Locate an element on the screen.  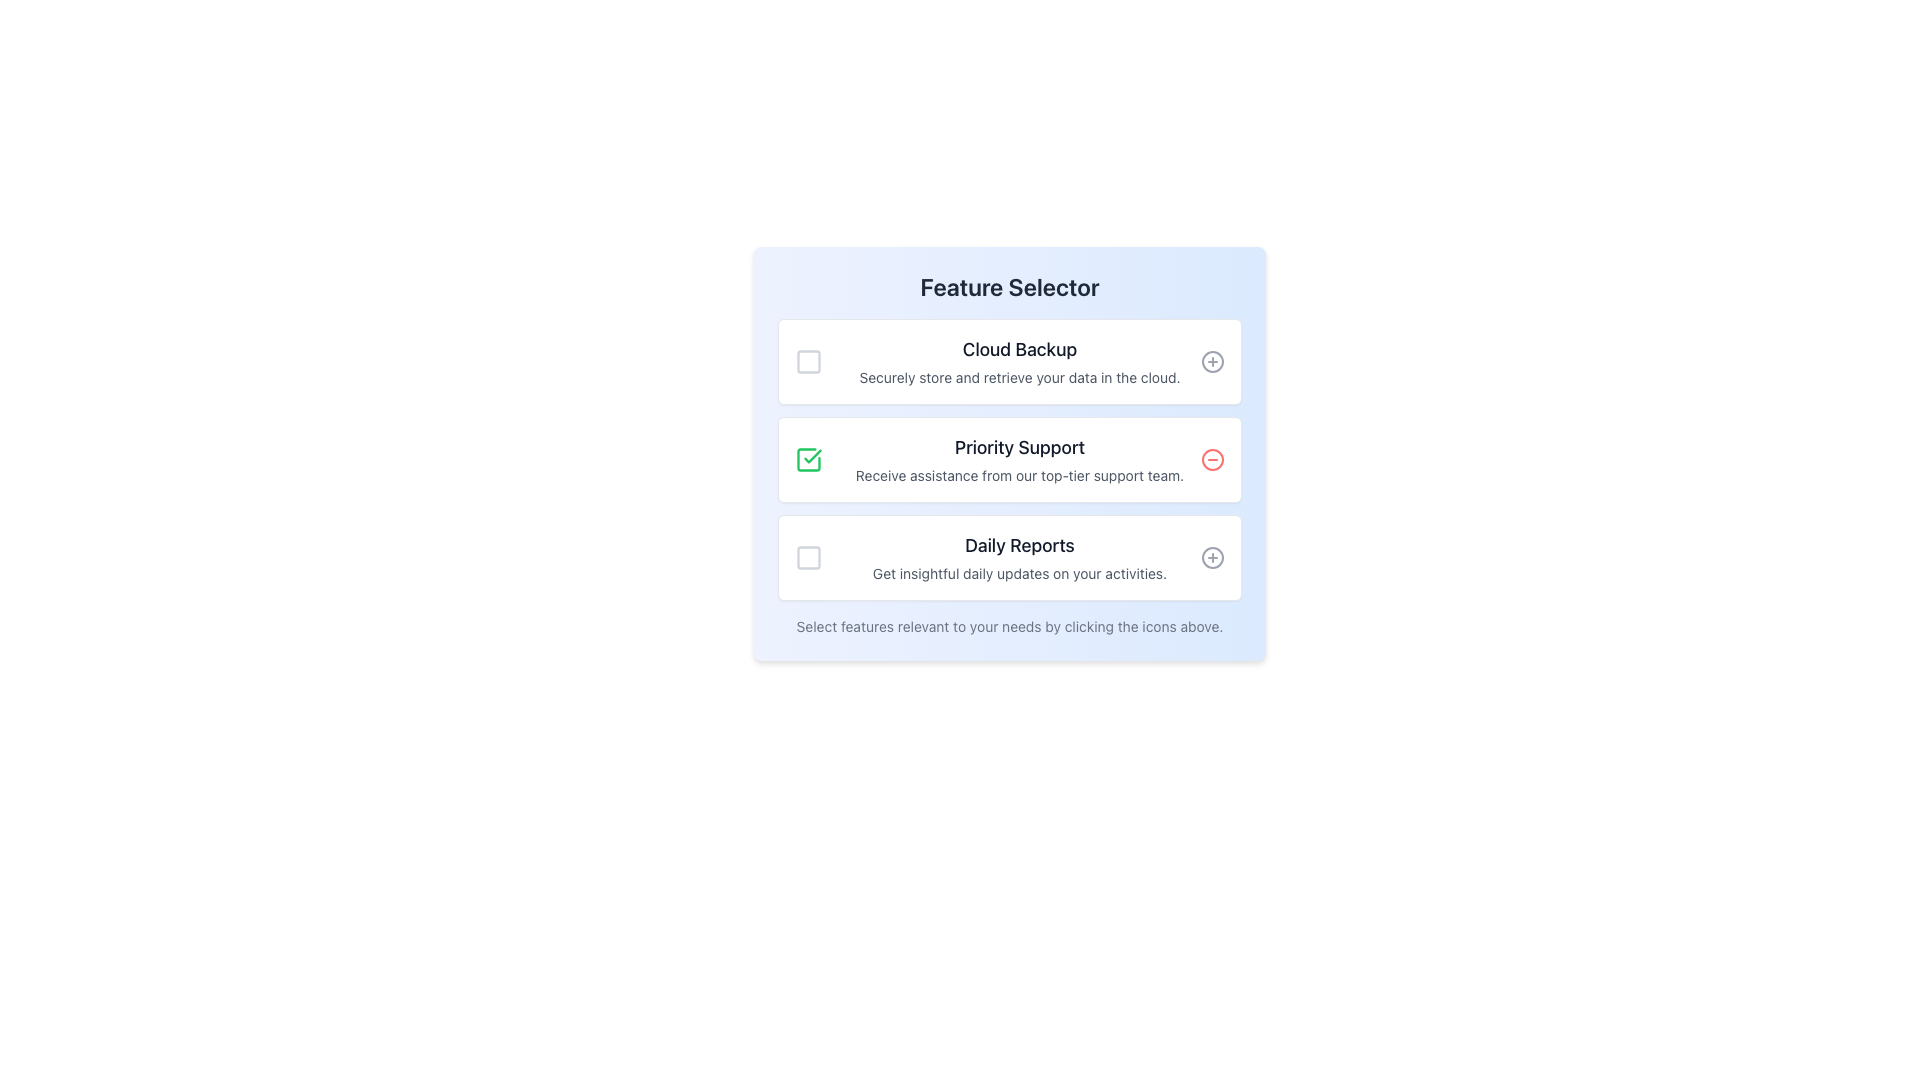
the static text that reads 'Receive assistance from our top-tier support team', which is located directly under the 'Priority Support' headline in the middle card of the Feature Selector section is located at coordinates (1019, 475).